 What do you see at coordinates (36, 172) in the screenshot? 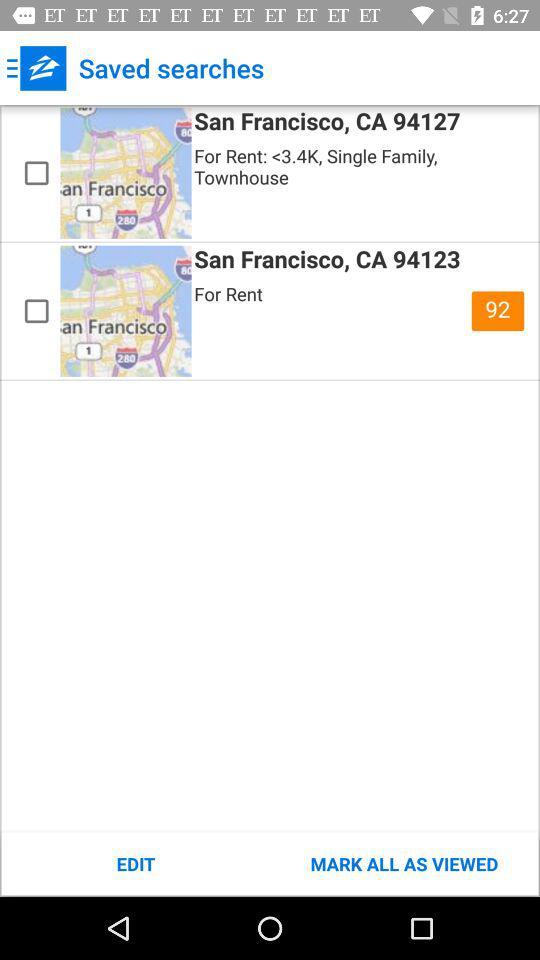
I see `this saved search` at bounding box center [36, 172].